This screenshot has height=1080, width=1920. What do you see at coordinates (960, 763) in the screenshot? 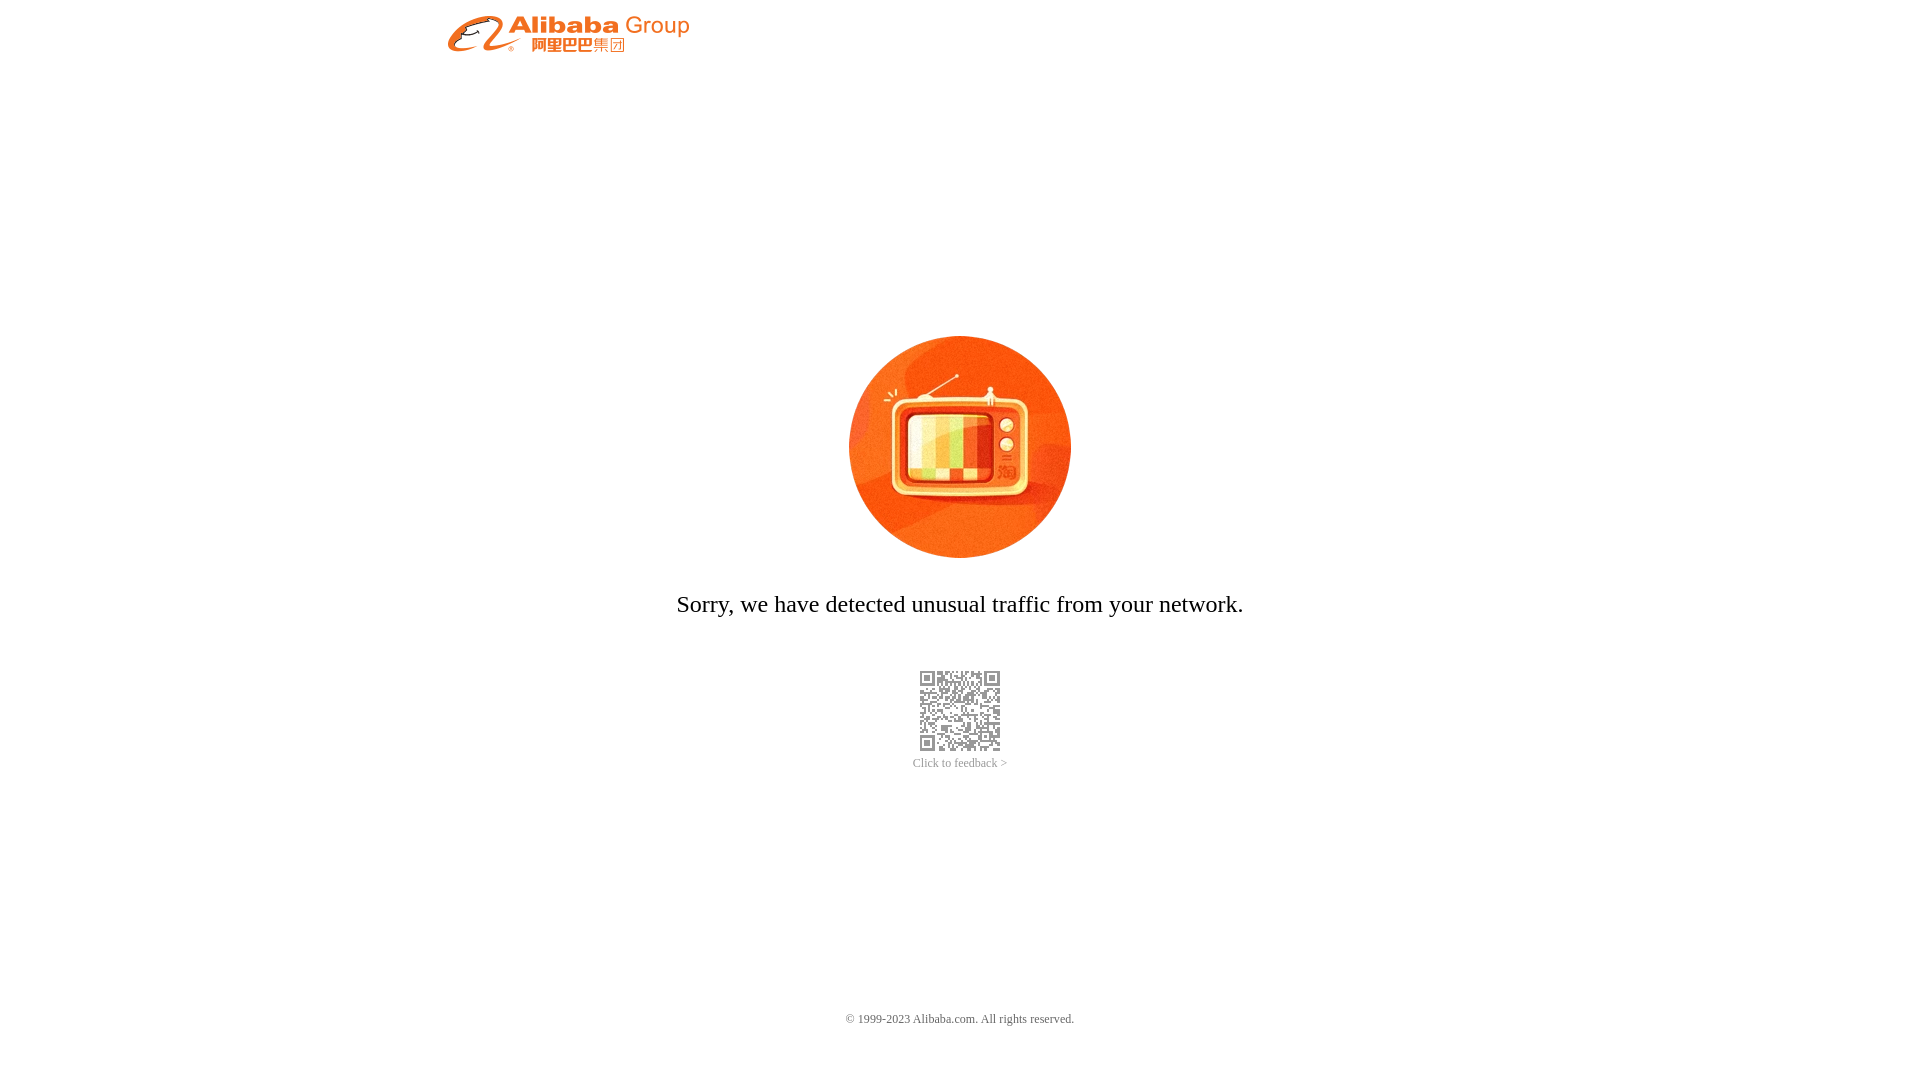
I see `'Click to feedback >'` at bounding box center [960, 763].